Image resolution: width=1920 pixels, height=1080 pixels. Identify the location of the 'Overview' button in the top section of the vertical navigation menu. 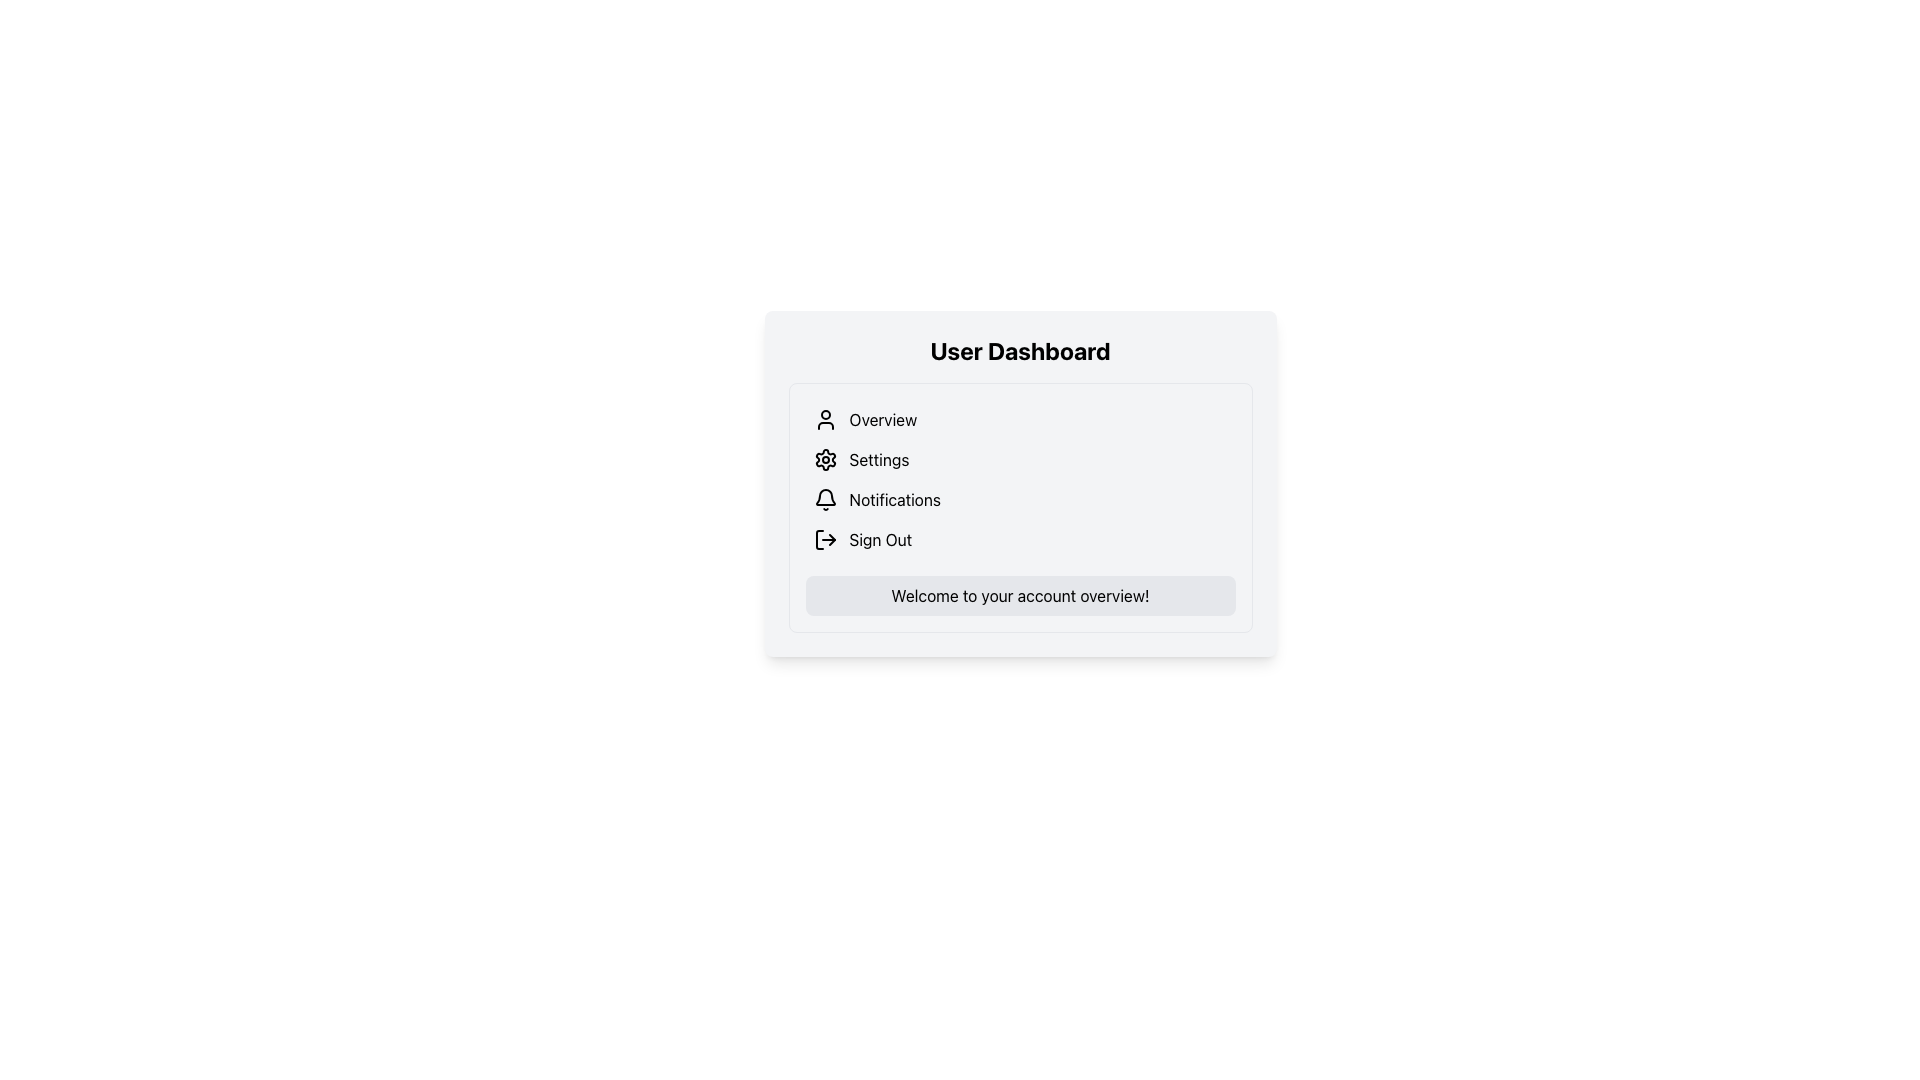
(1020, 419).